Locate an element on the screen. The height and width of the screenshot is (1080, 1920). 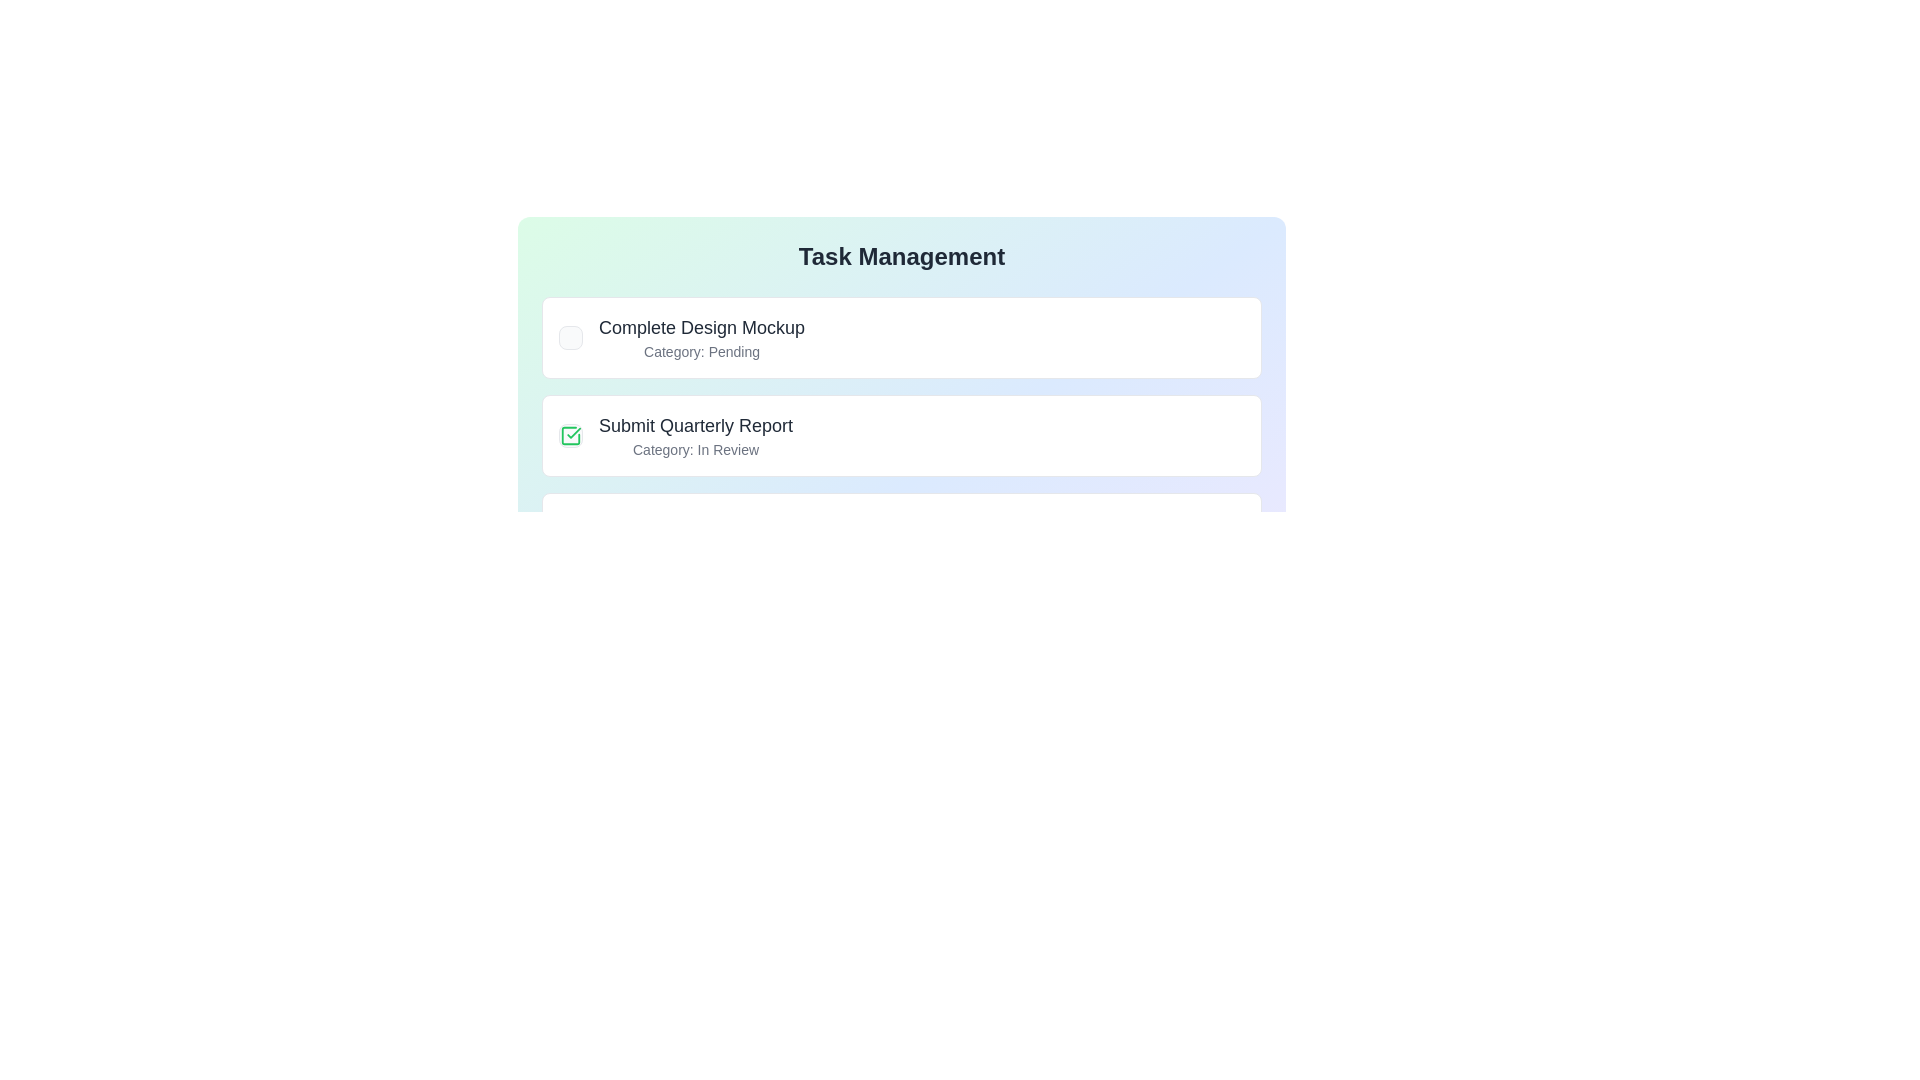
the icon associated with the 'Submit Quarterly Report' task is located at coordinates (676, 434).